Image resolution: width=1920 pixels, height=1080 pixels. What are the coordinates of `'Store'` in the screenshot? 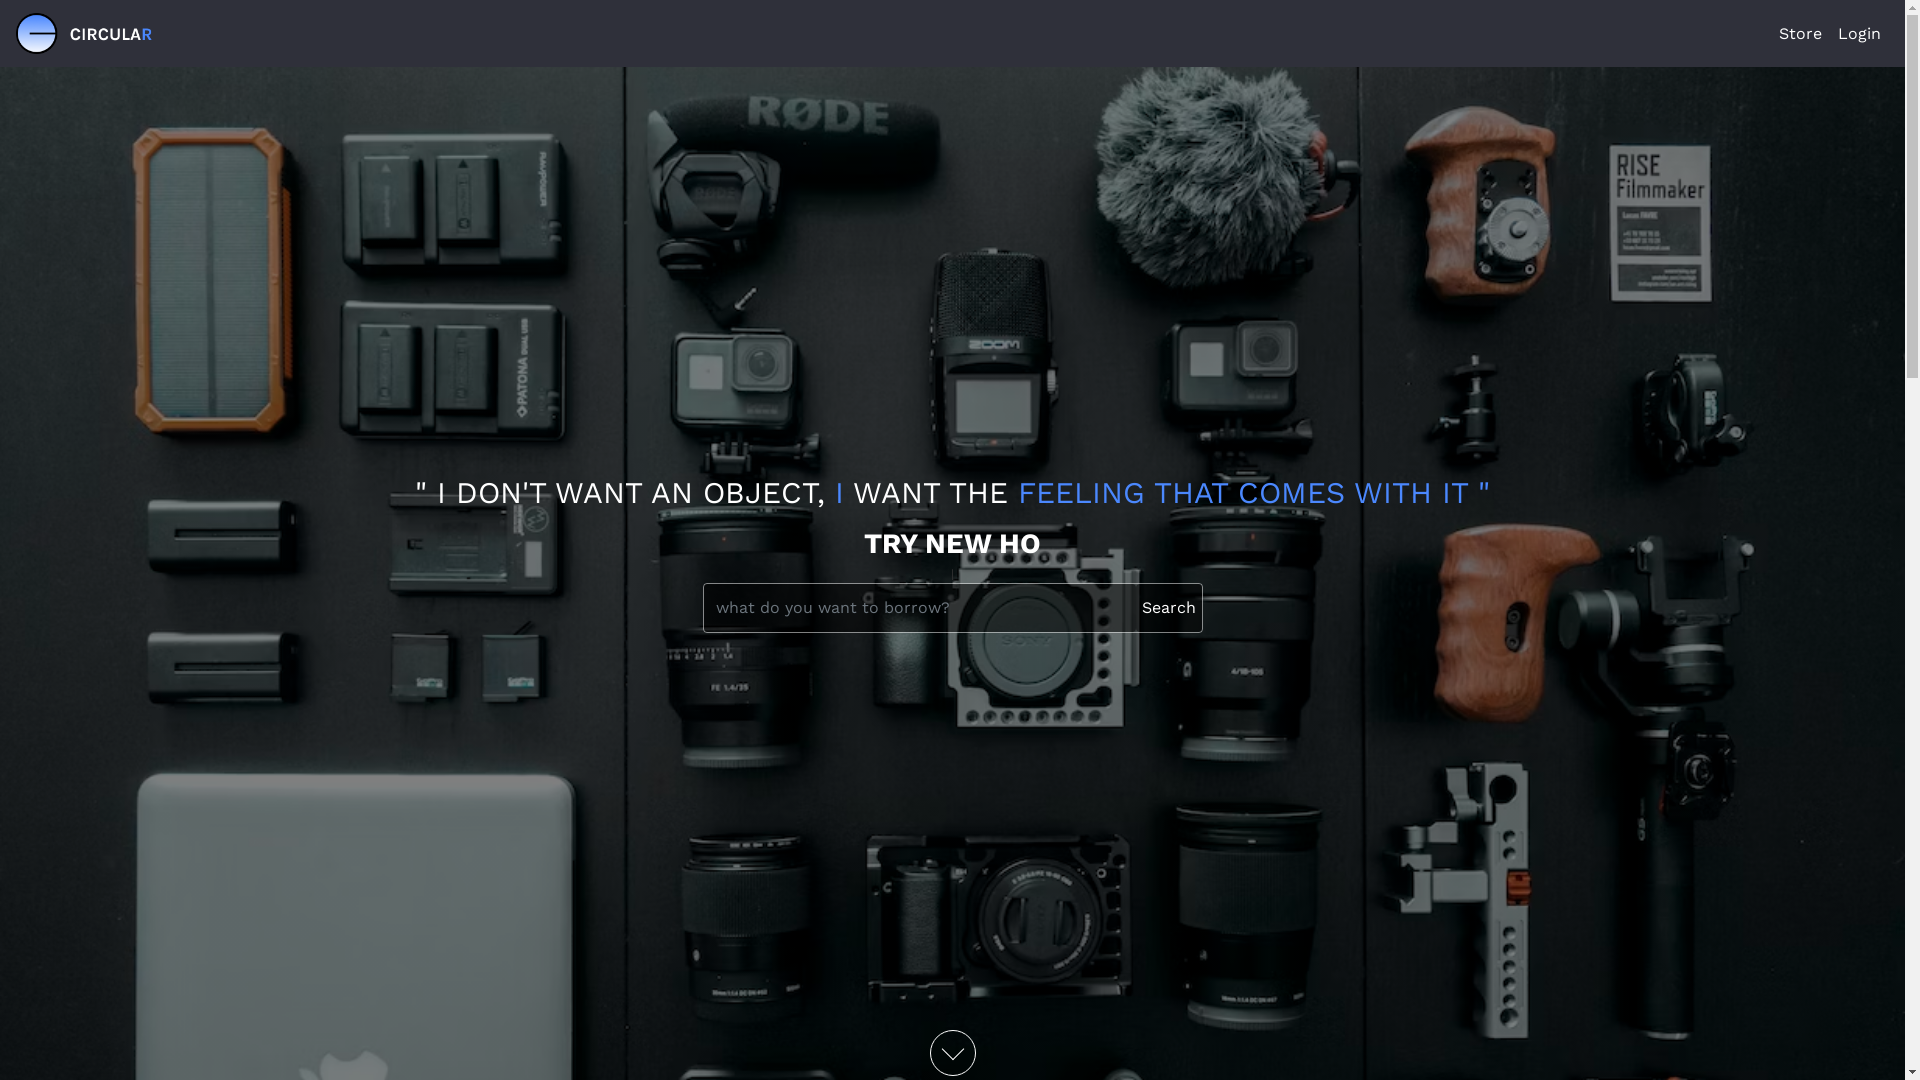 It's located at (1800, 34).